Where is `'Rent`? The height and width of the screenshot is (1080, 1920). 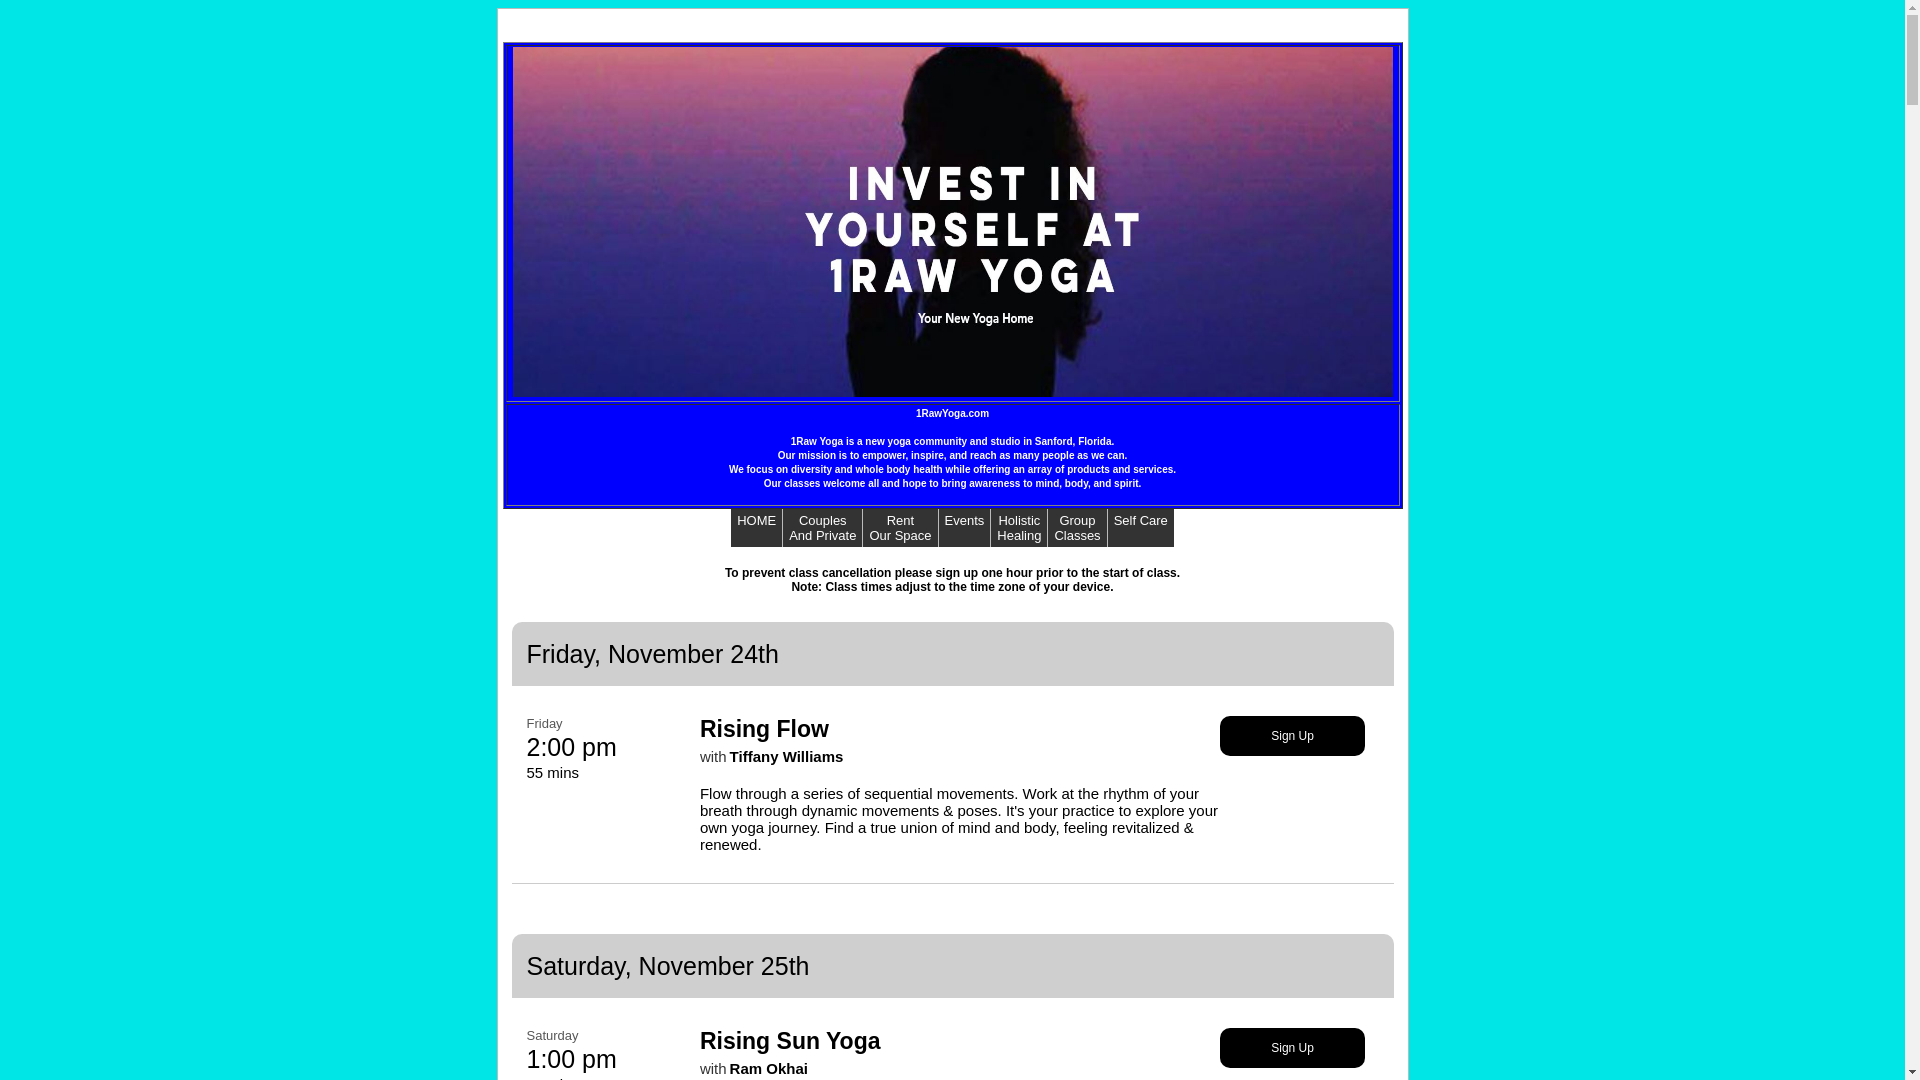
'Rent is located at coordinates (899, 527).